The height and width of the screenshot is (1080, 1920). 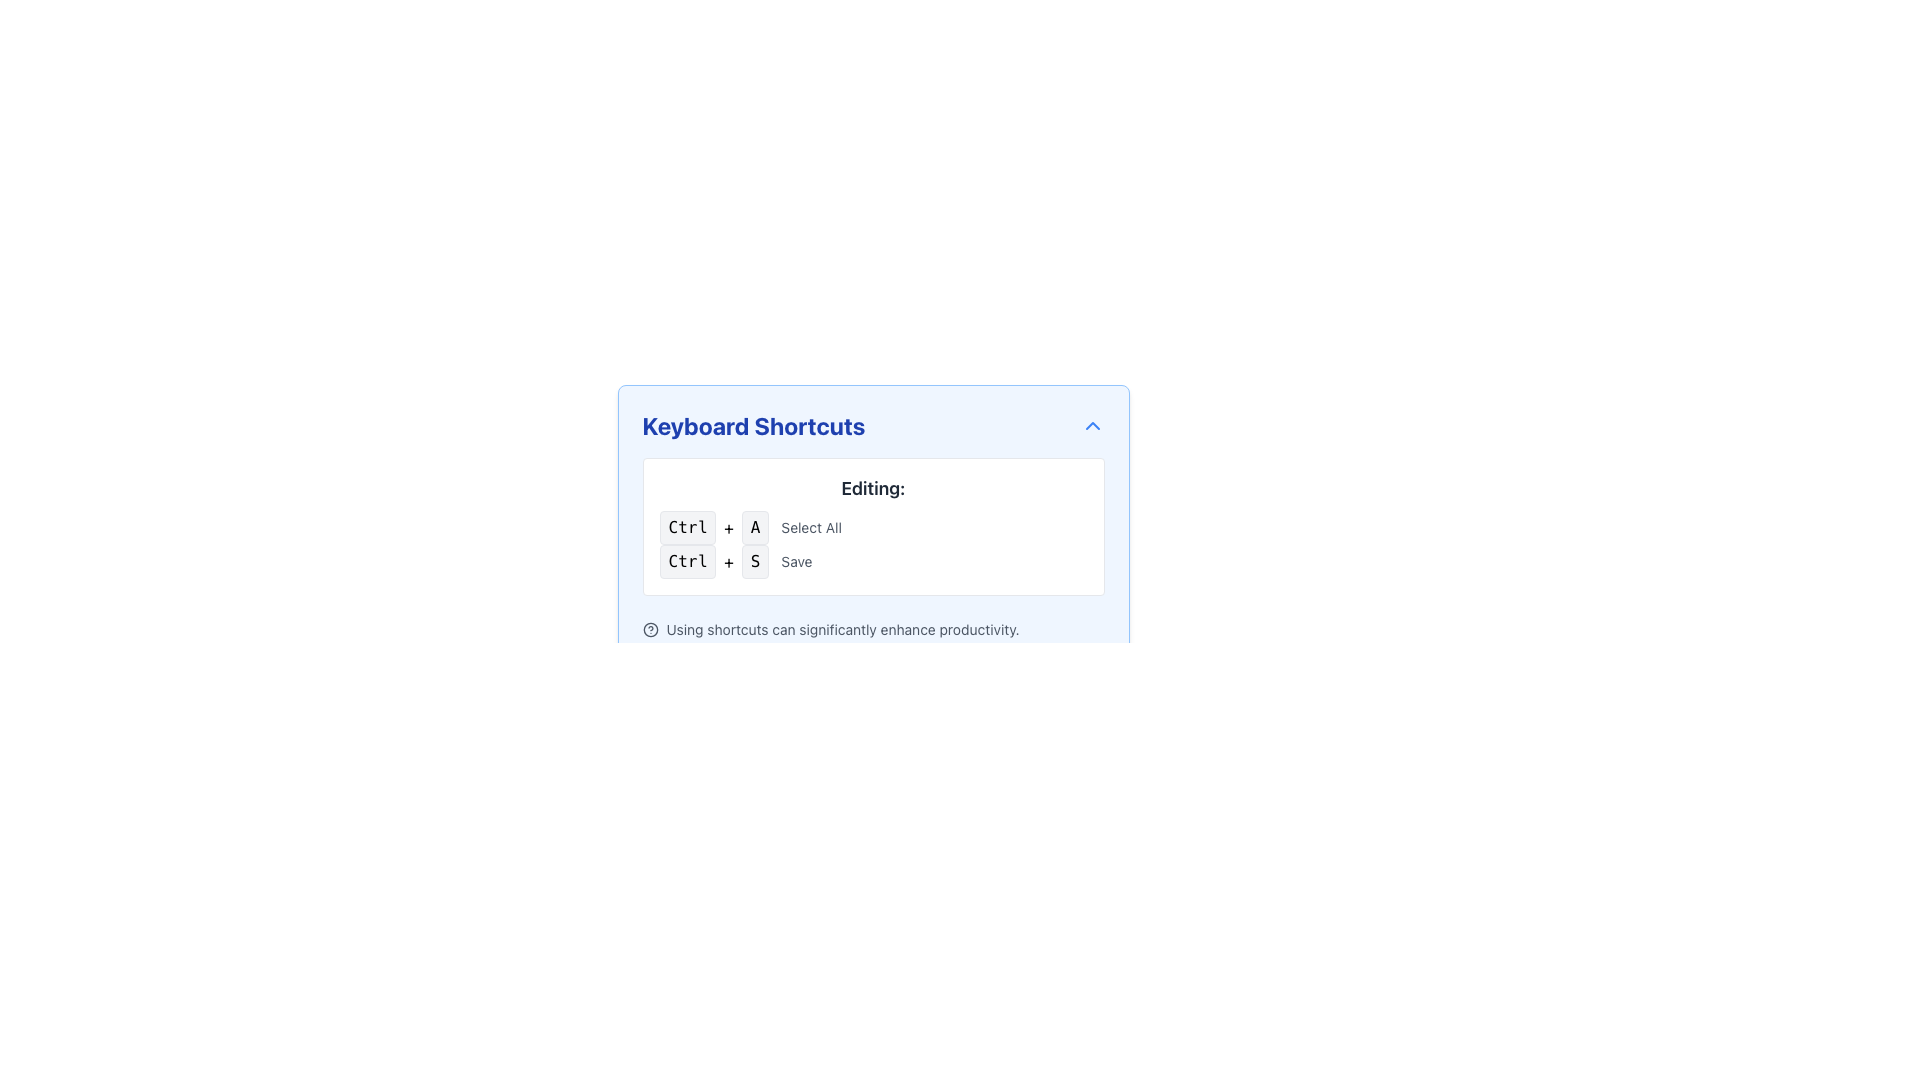 What do you see at coordinates (687, 527) in the screenshot?
I see `the 'Ctrl' key representation in the 'Editing' section of the 'Keyboard Shortcuts' interface, which is the first element in the horizontal grouping for the shortcut 'Ctrl + A'` at bounding box center [687, 527].